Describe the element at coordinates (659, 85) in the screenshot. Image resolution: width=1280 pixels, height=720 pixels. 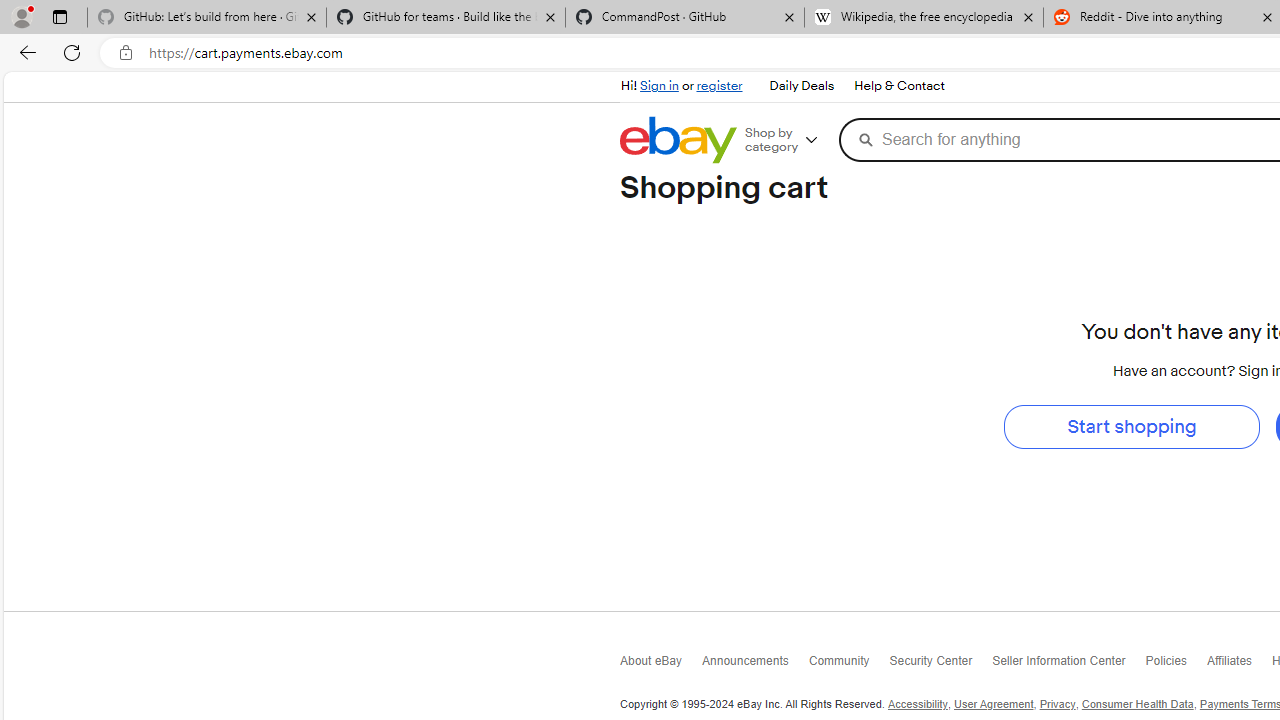
I see `'Sign in'` at that location.